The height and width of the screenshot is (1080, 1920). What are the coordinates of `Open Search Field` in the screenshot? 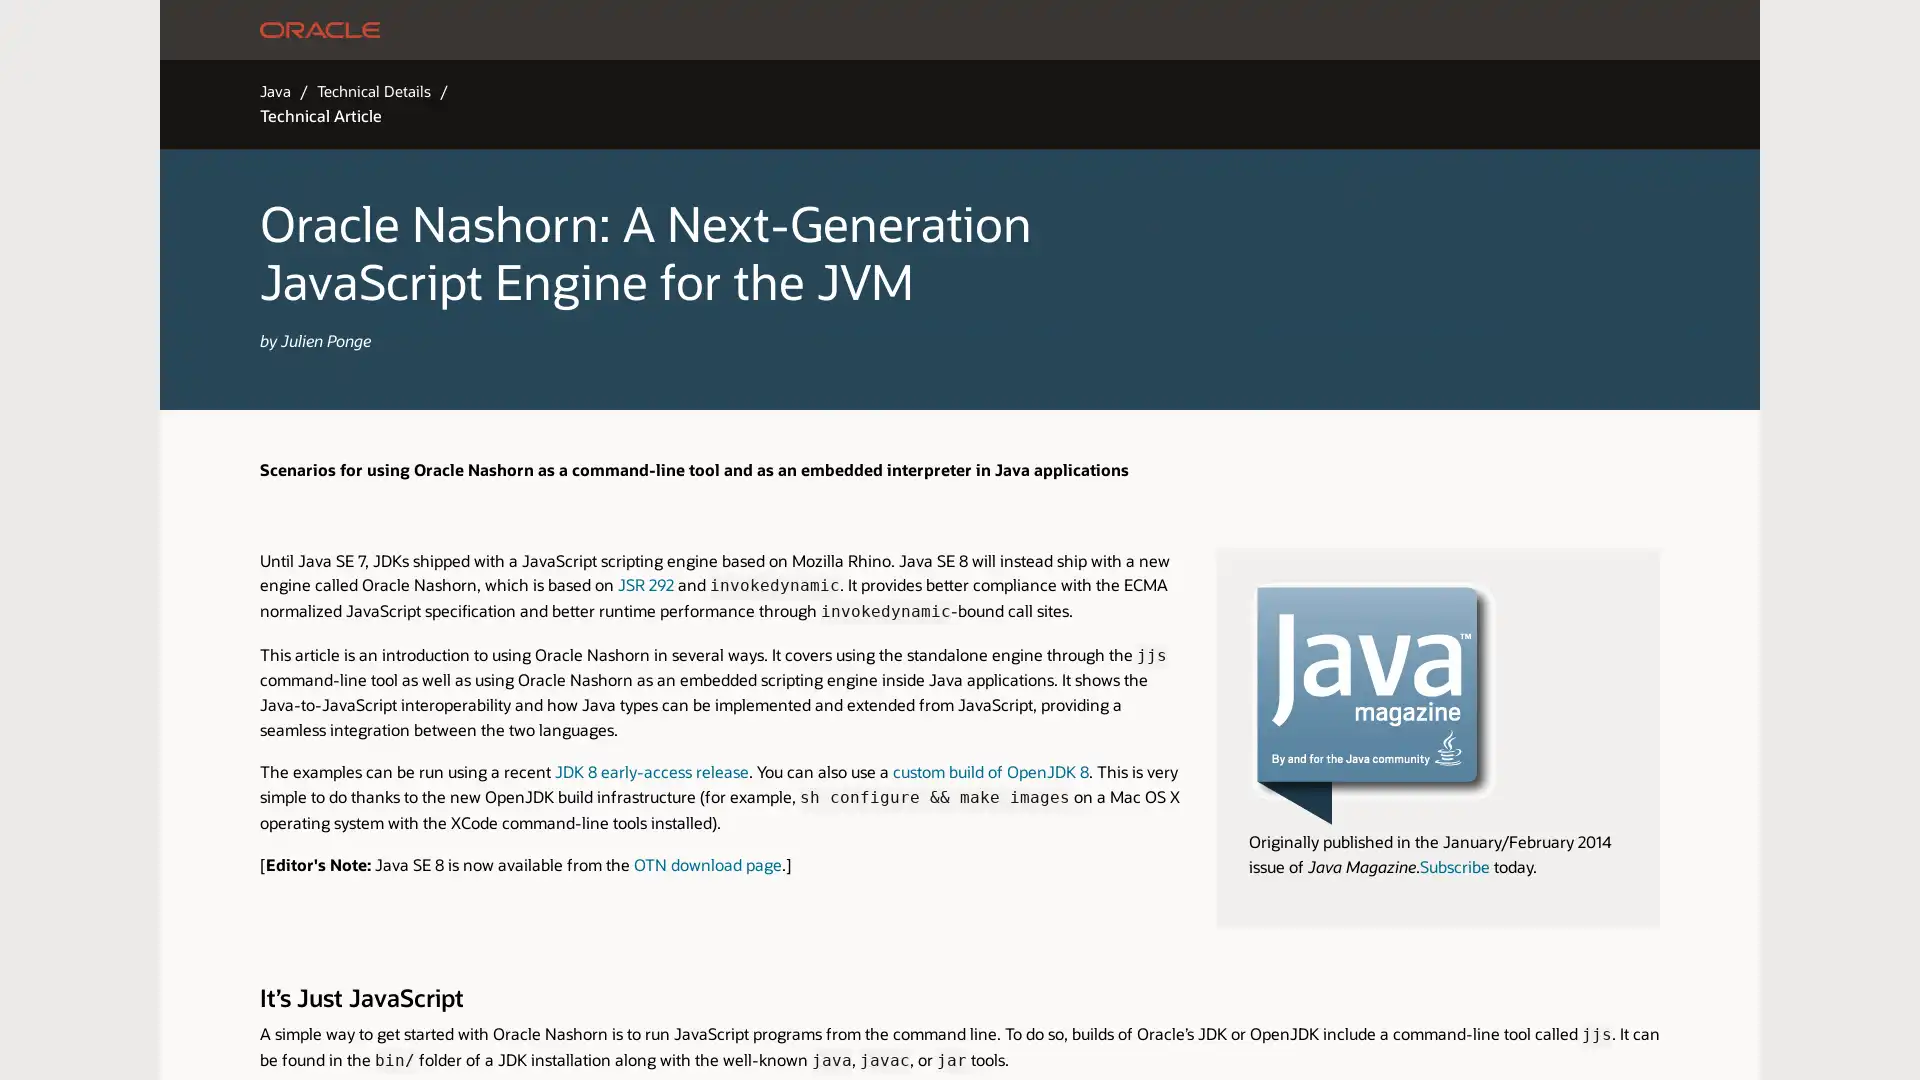 It's located at (1305, 30).